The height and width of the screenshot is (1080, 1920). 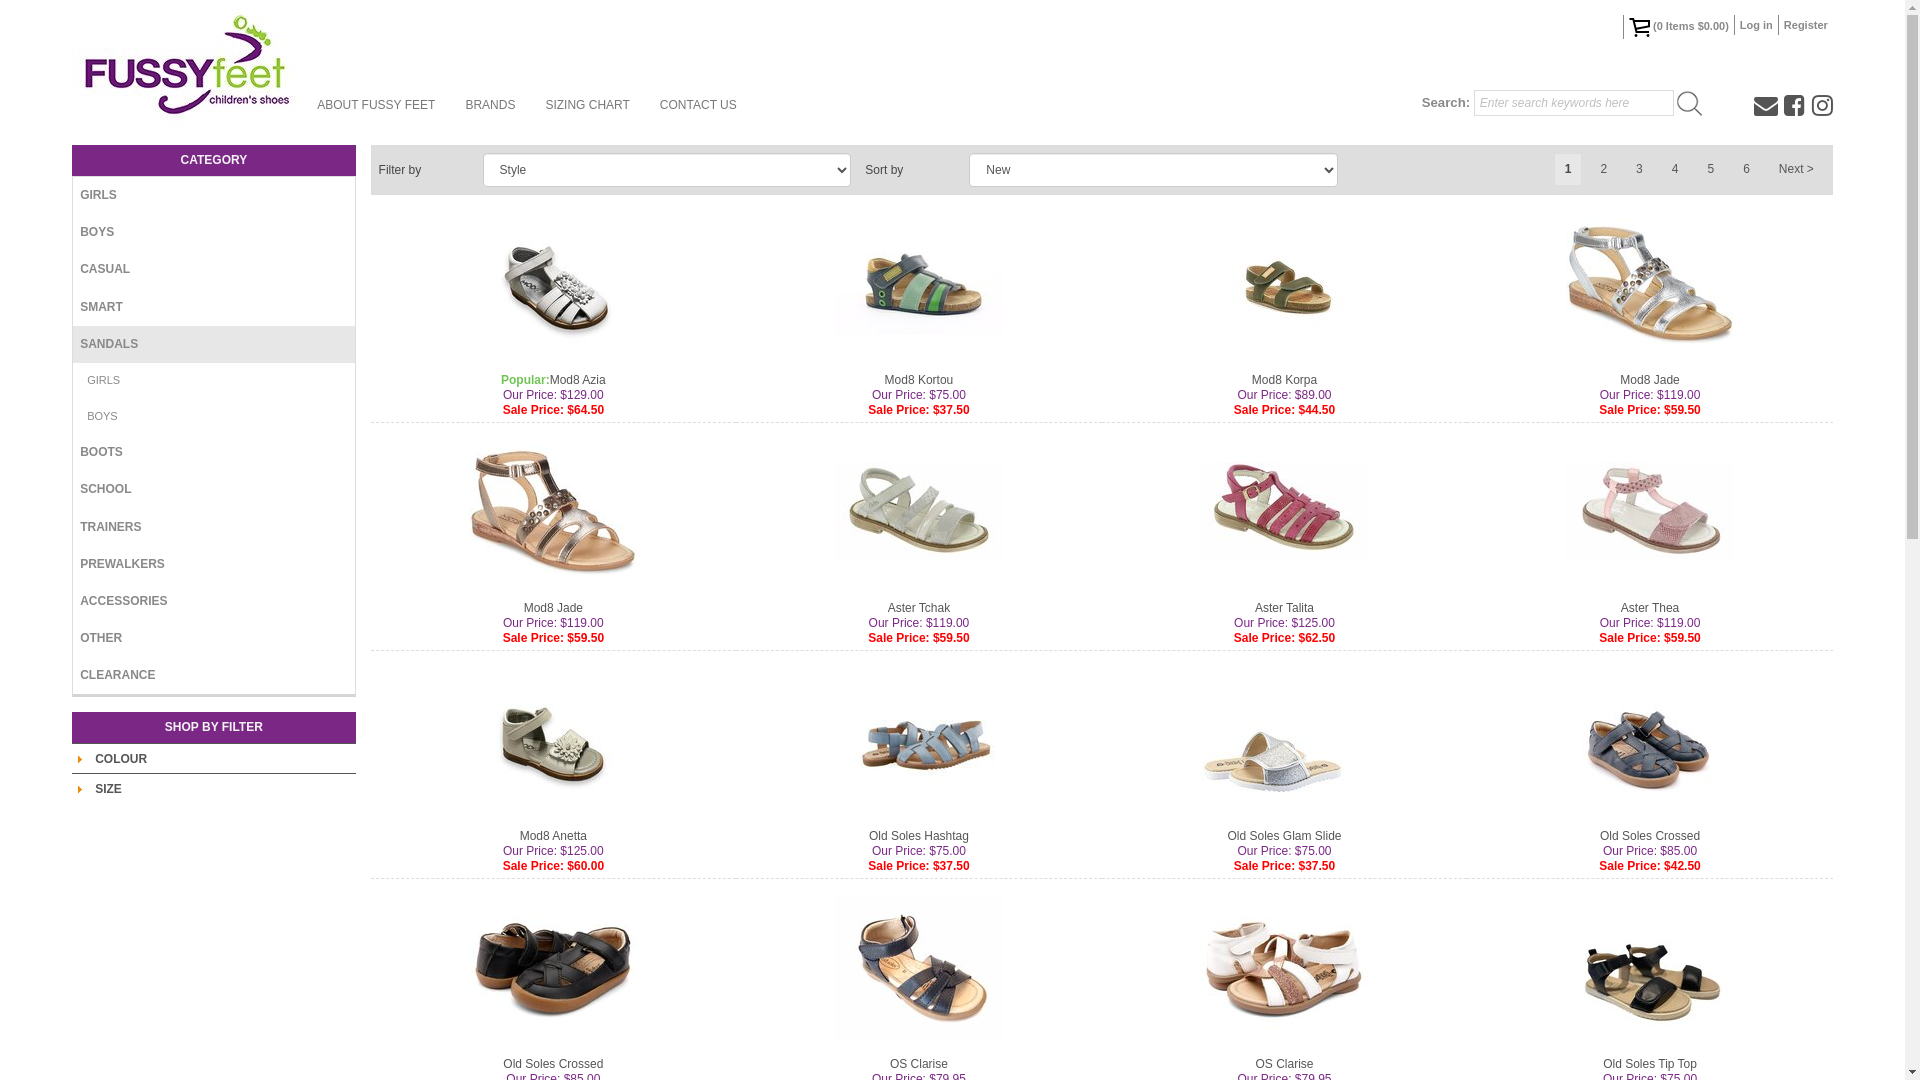 What do you see at coordinates (1709, 168) in the screenshot?
I see `'5'` at bounding box center [1709, 168].